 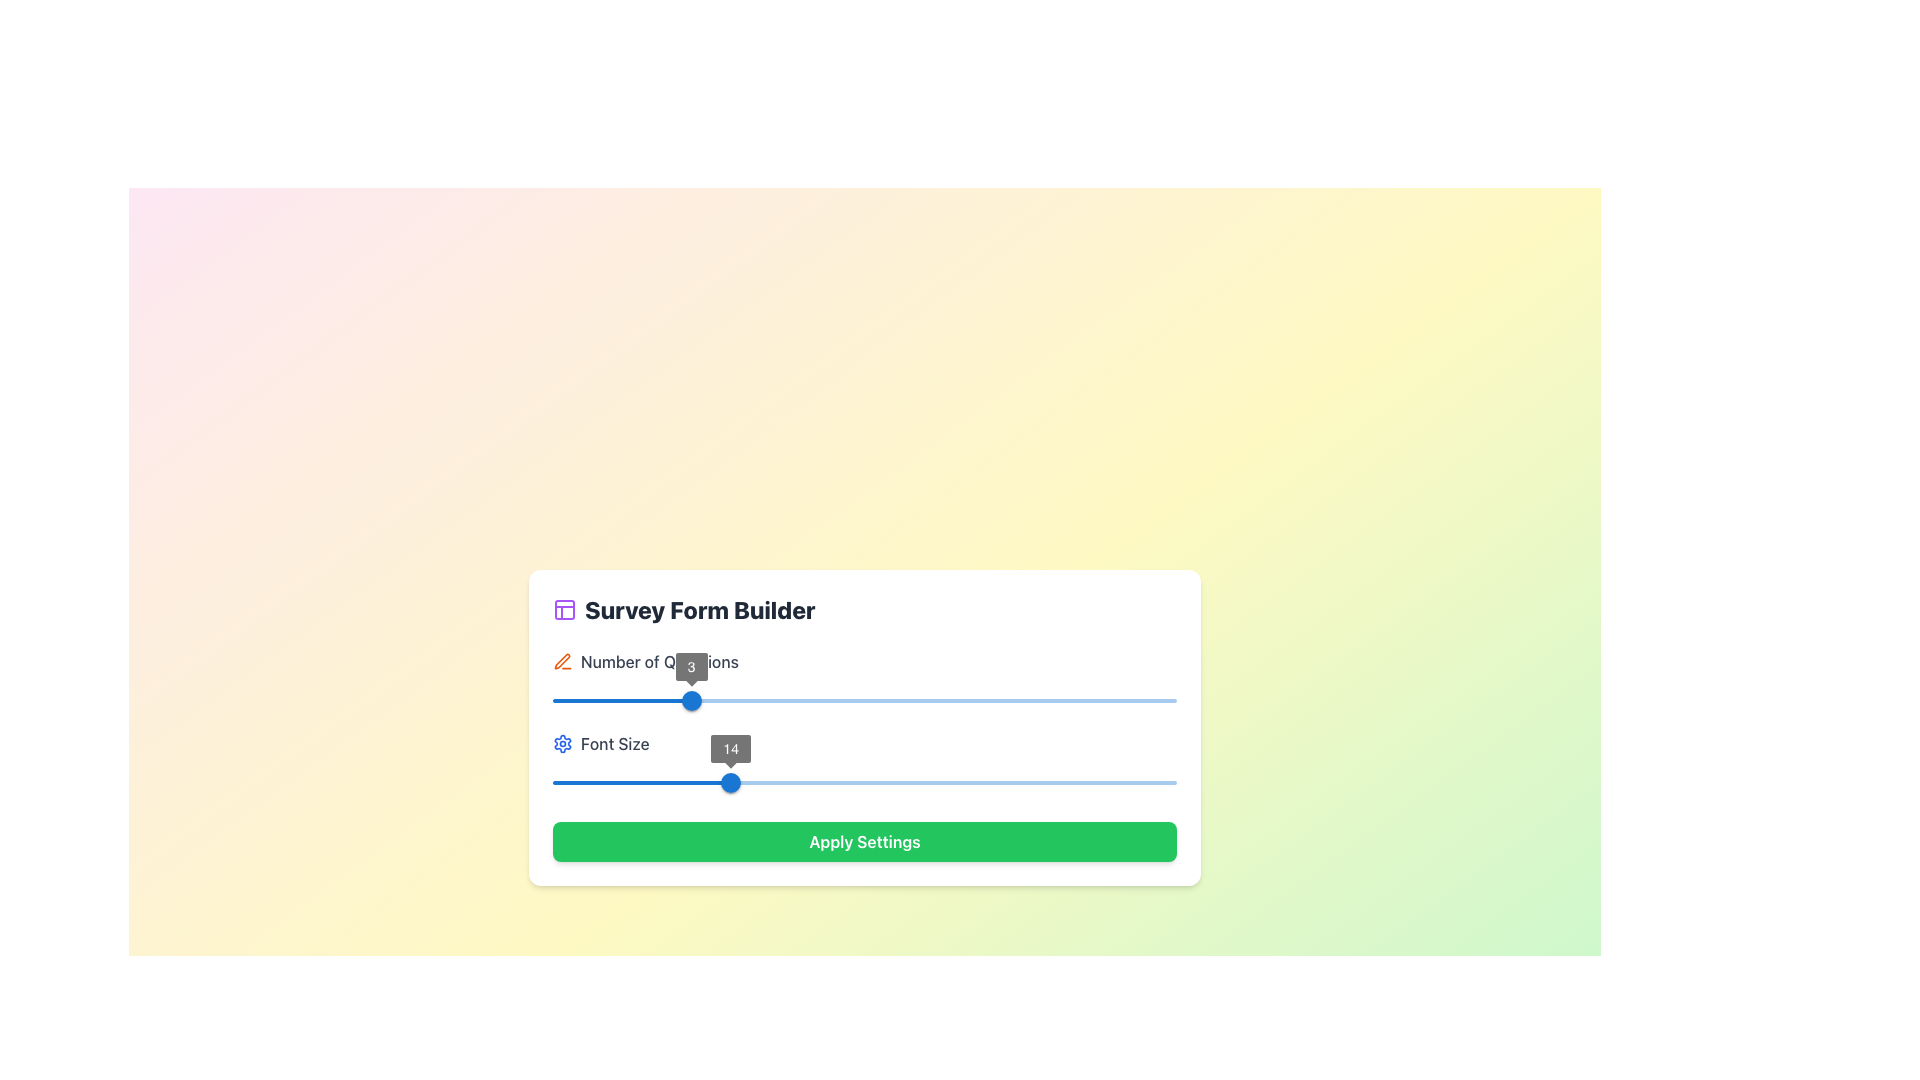 I want to click on the slider value, so click(x=715, y=782).